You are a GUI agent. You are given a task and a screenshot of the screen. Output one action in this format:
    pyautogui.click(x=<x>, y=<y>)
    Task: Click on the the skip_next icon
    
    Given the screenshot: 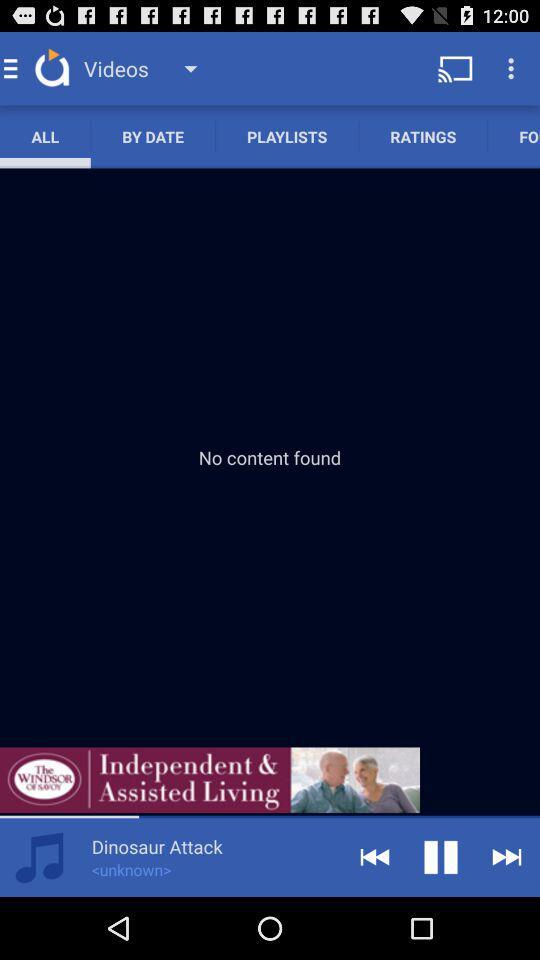 What is the action you would take?
    pyautogui.click(x=507, y=917)
    